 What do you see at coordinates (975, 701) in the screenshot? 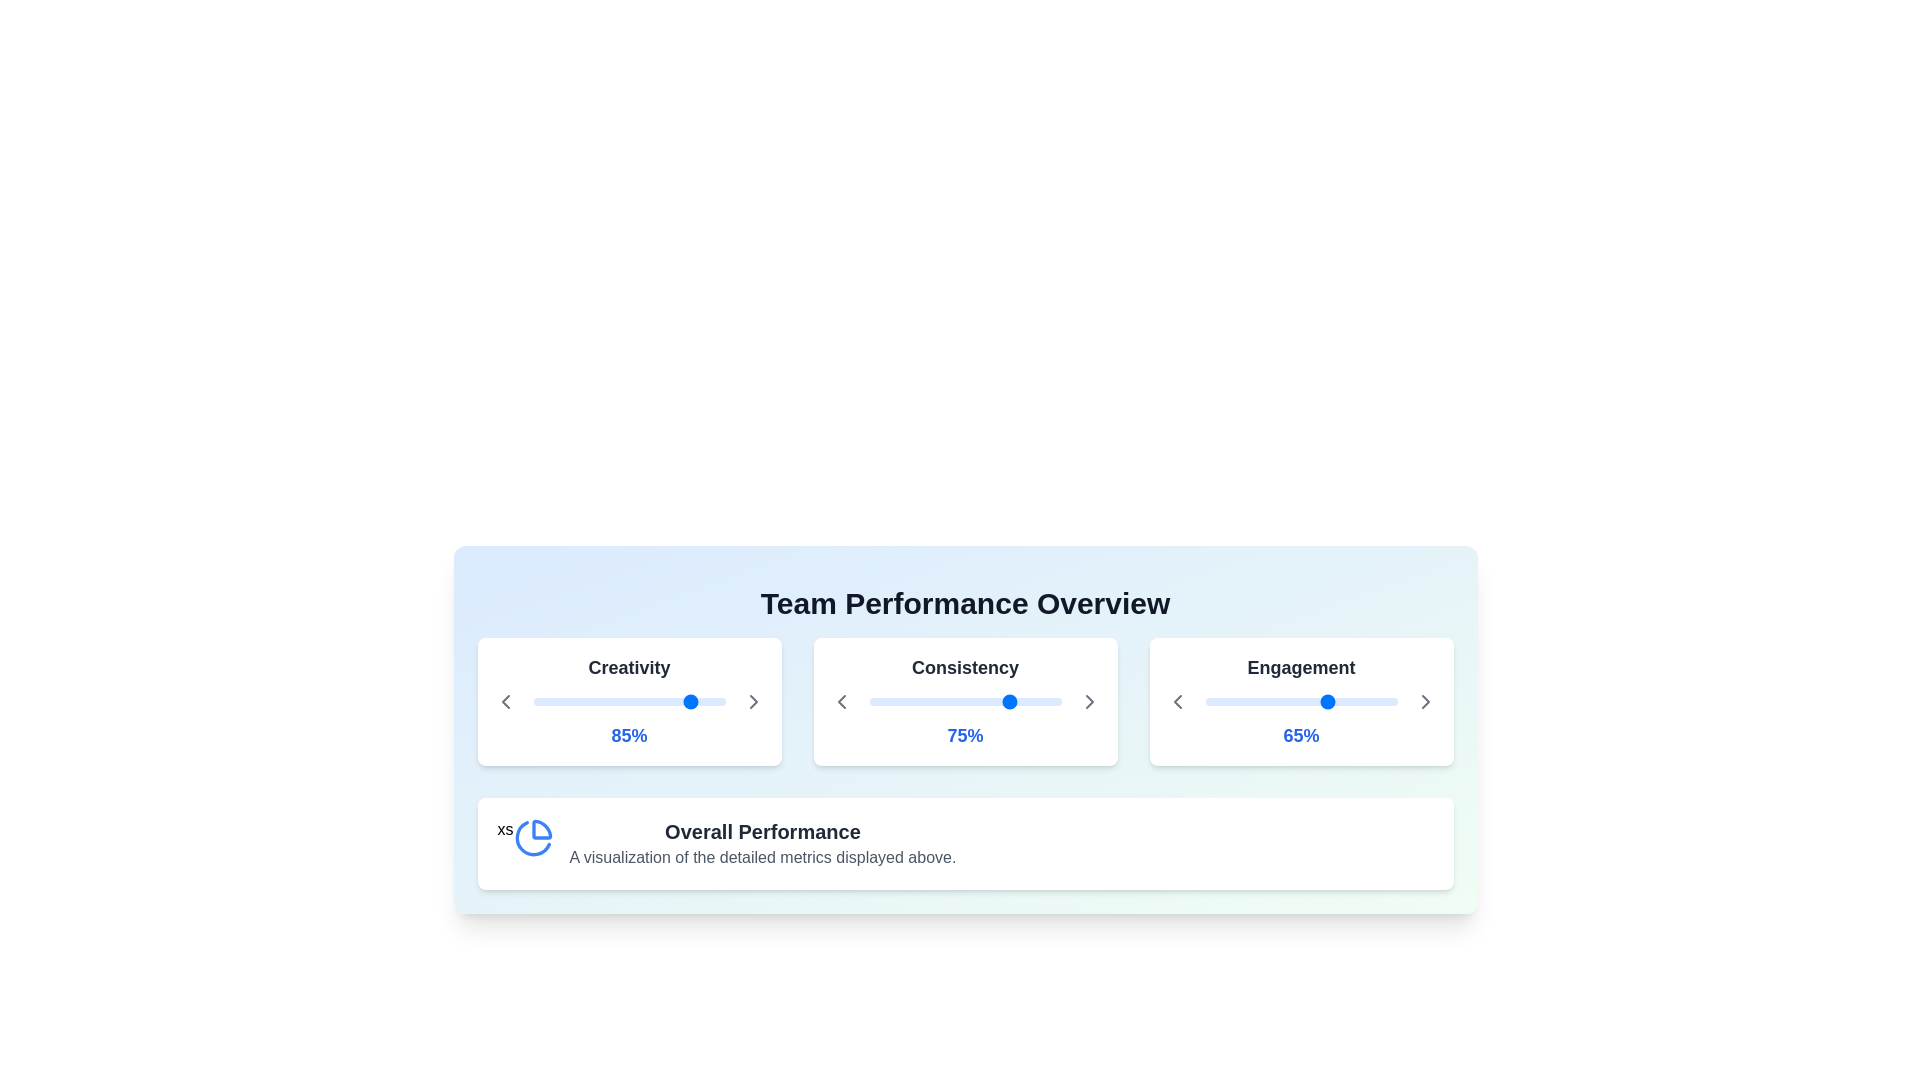
I see `the consistency score` at bounding box center [975, 701].